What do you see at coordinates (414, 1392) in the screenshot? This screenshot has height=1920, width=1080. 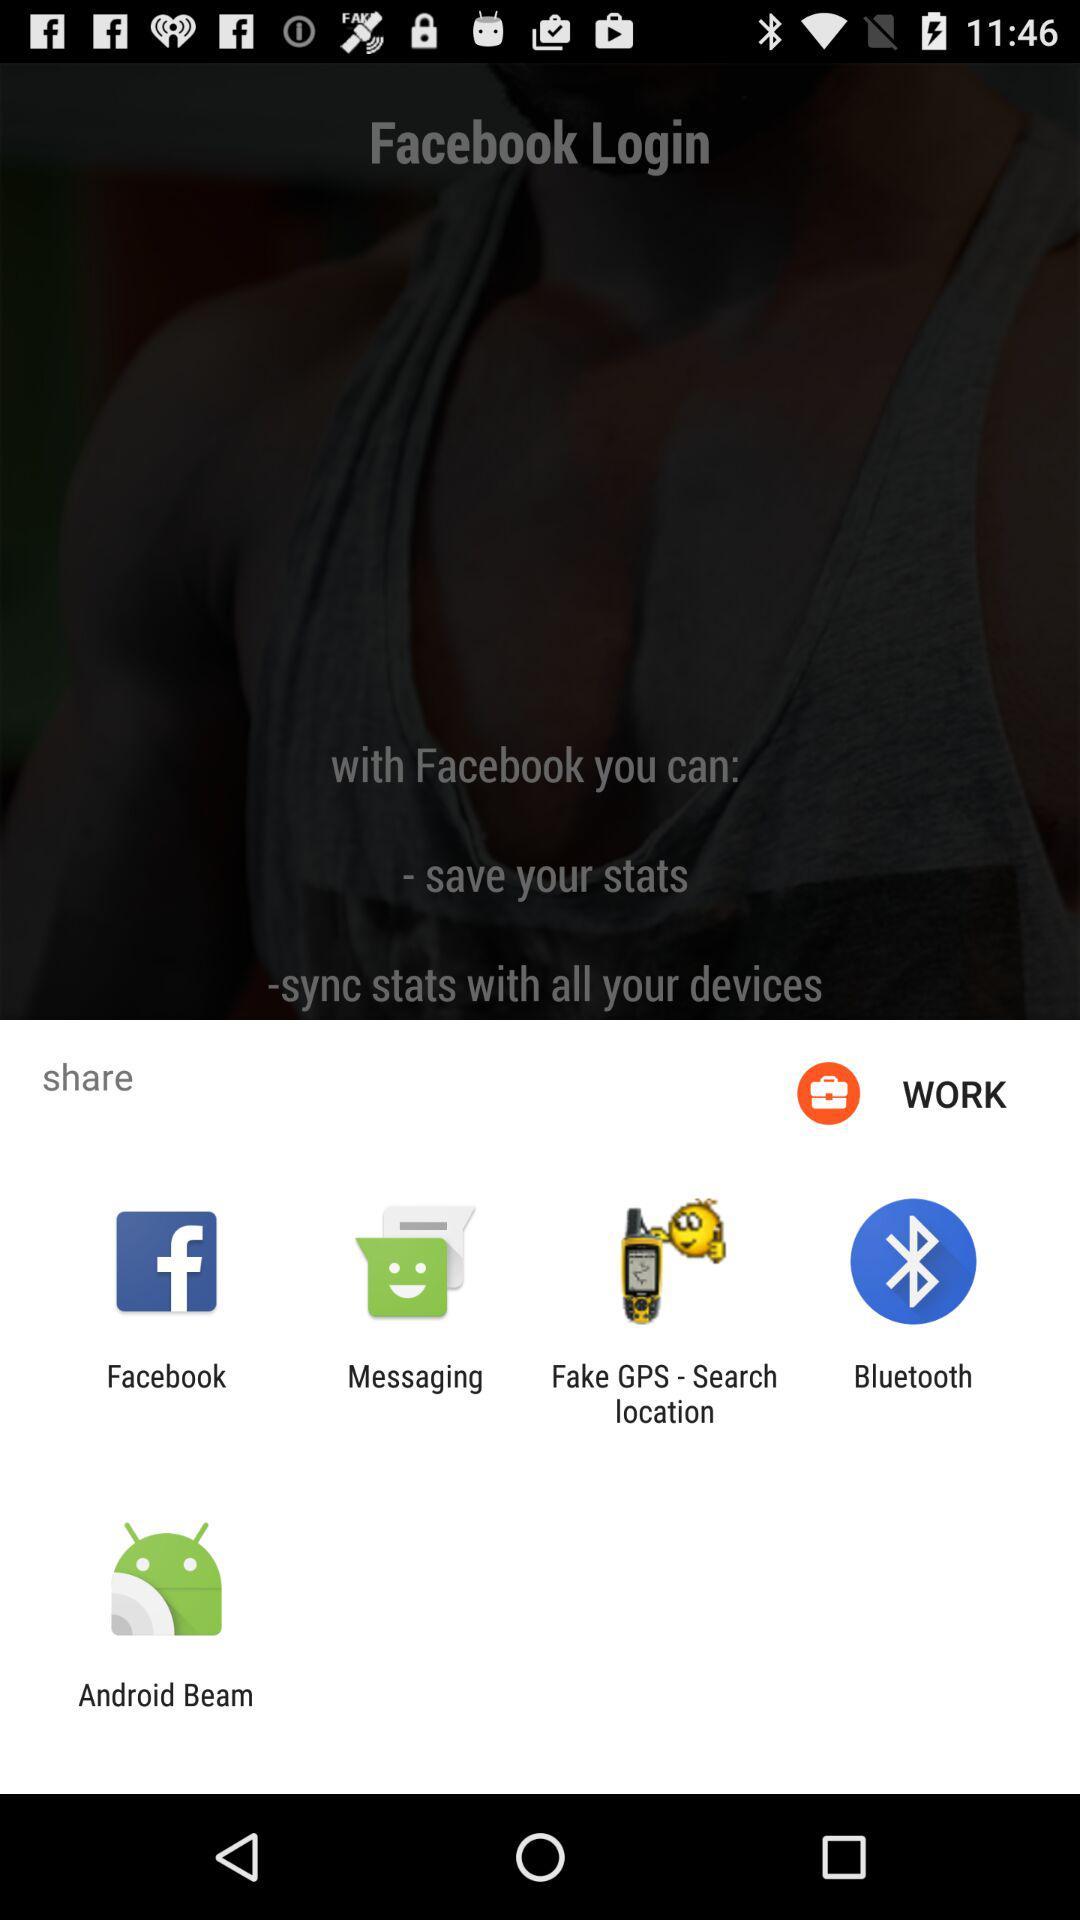 I see `app to the right of facebook app` at bounding box center [414, 1392].